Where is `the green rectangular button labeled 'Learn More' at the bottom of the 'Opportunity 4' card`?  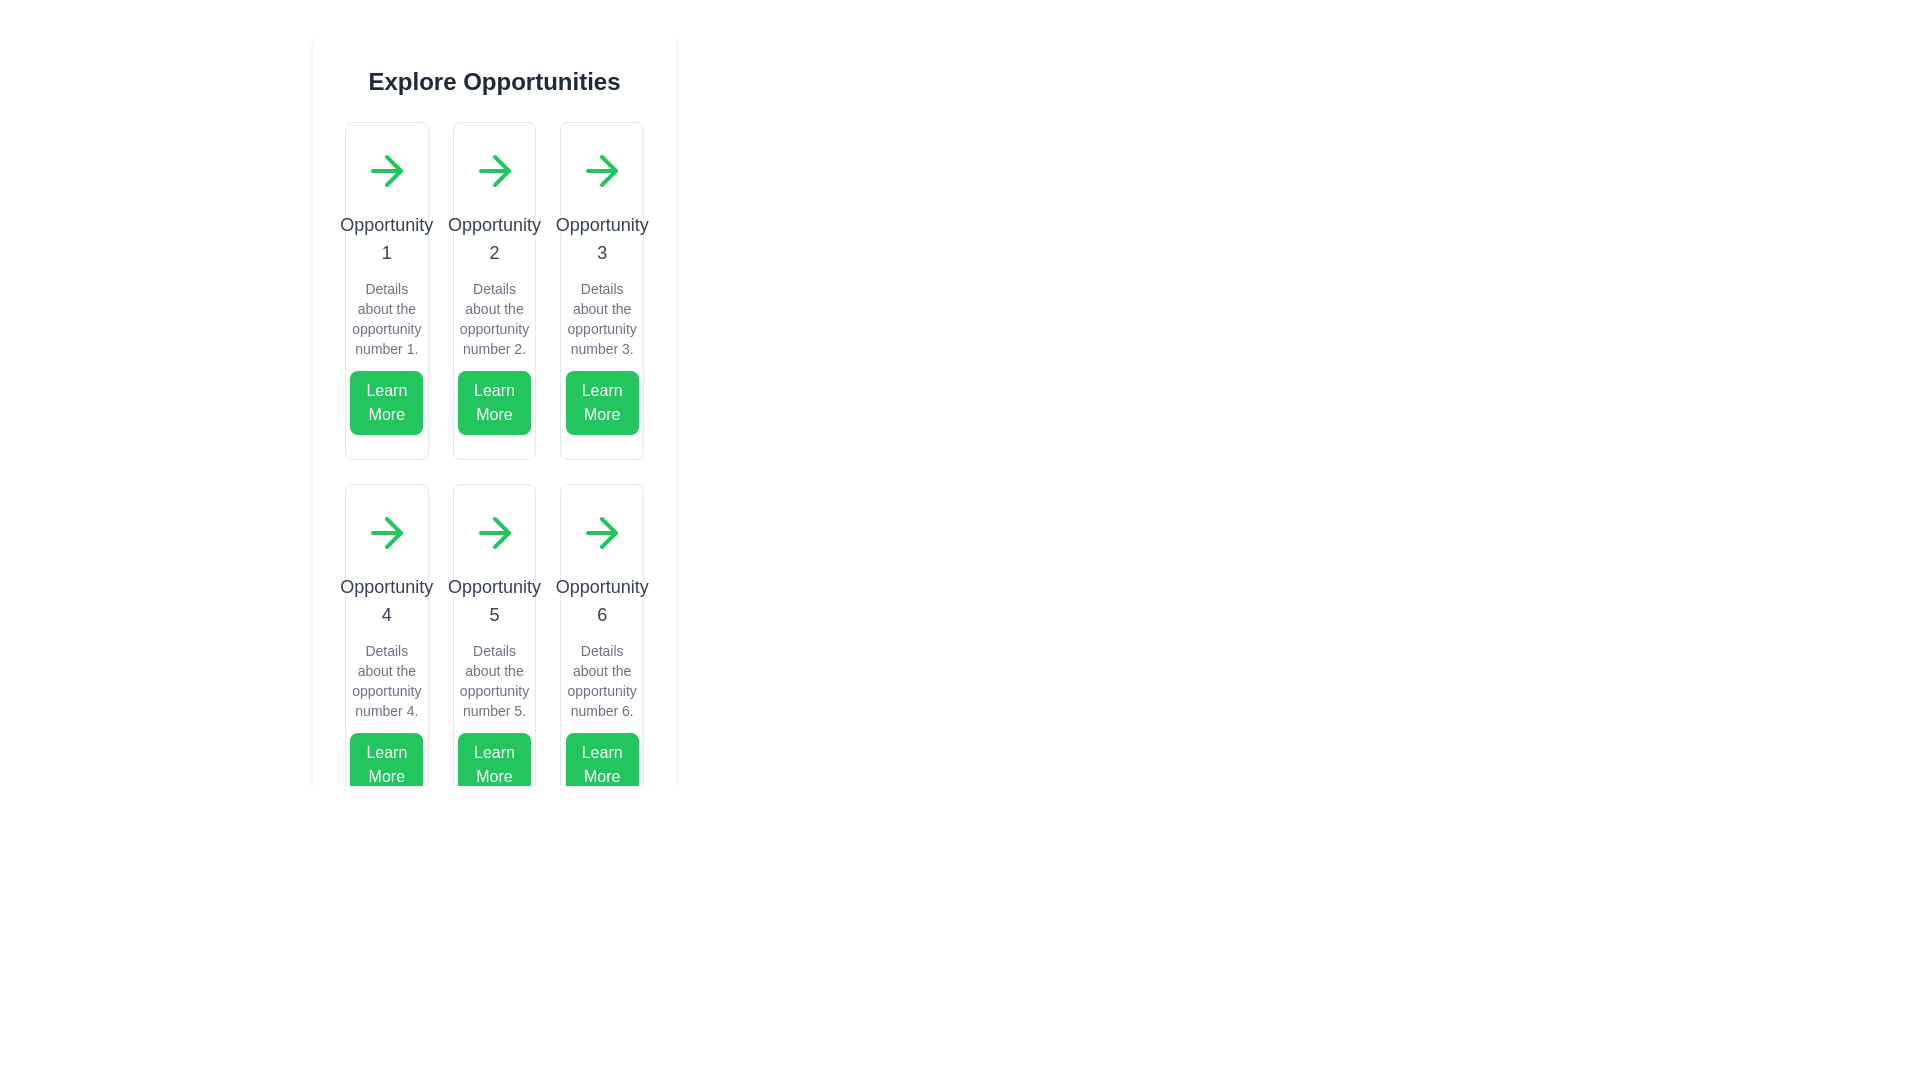 the green rectangular button labeled 'Learn More' at the bottom of the 'Opportunity 4' card is located at coordinates (386, 764).